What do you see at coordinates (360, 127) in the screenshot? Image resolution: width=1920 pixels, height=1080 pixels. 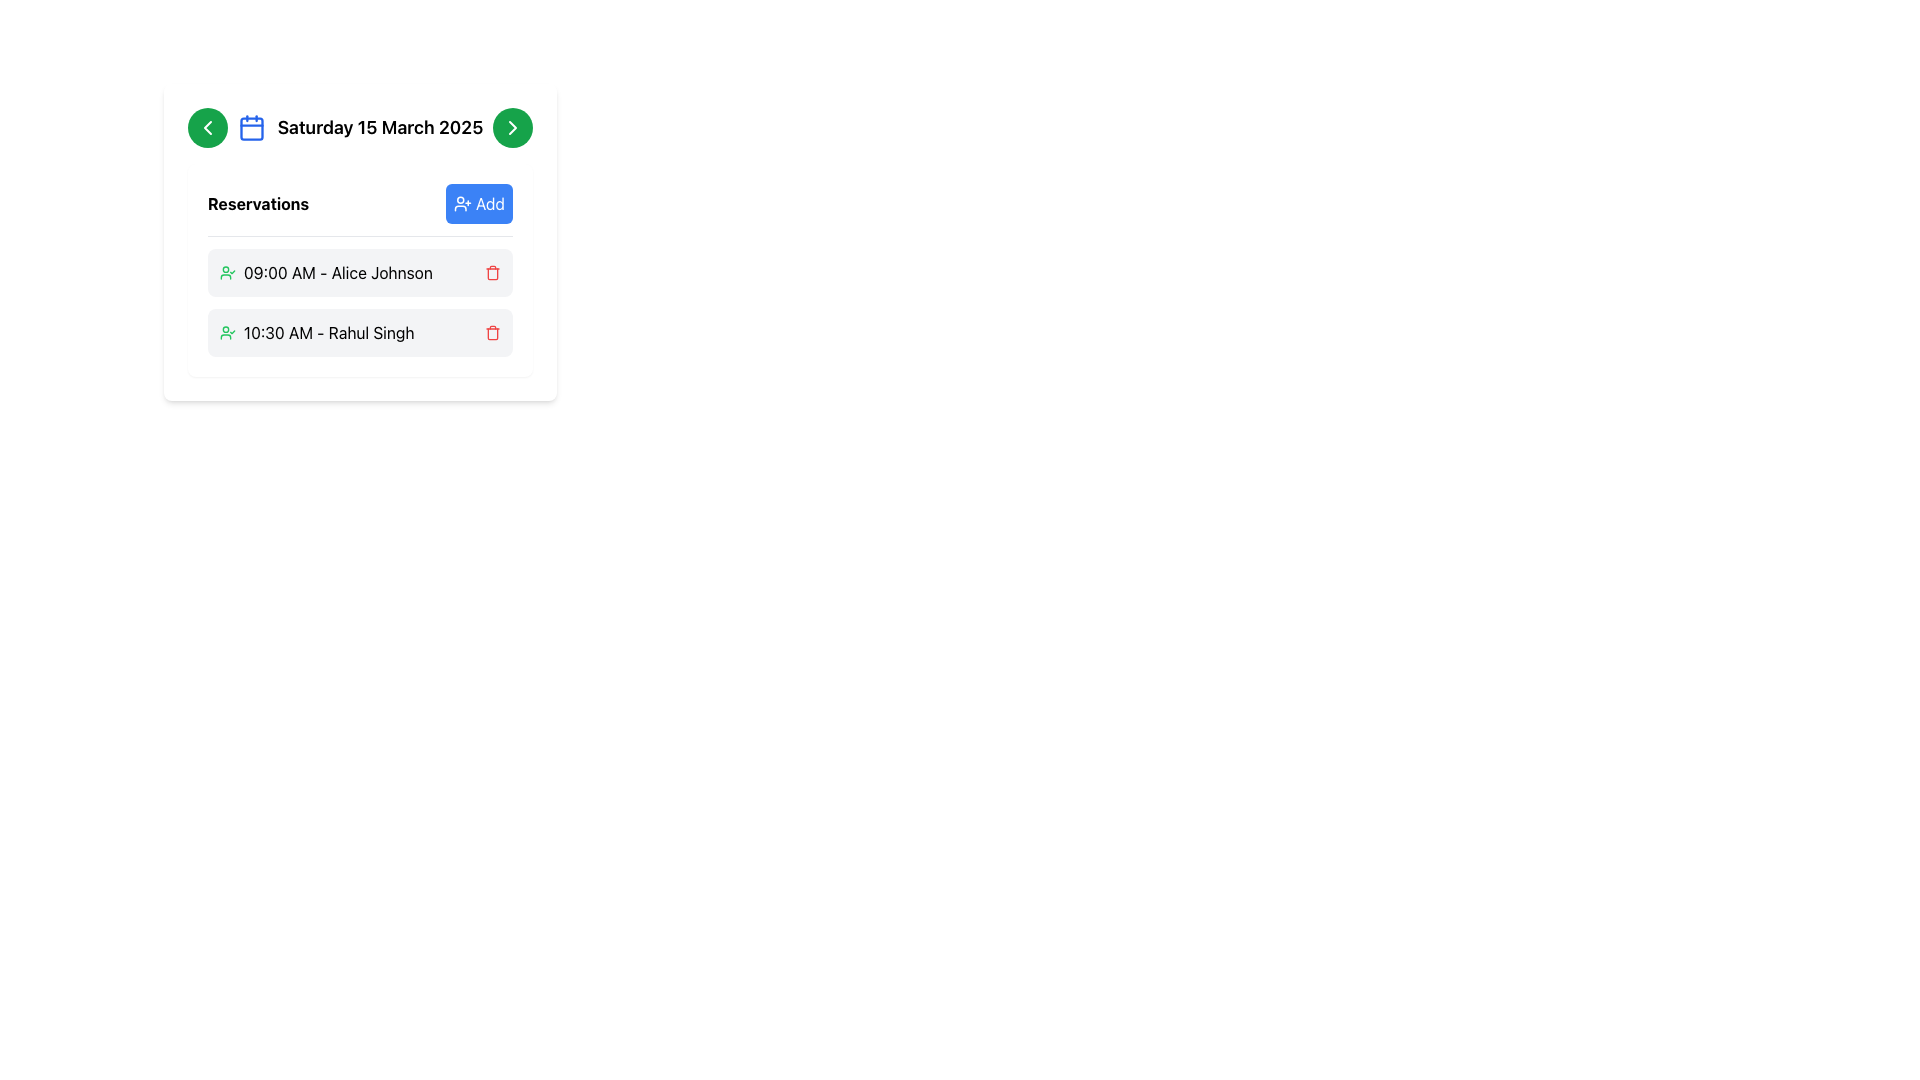 I see `the informational display label that shows the currently selected date, which is centrally aligned between a green circular back button and a forward button` at bounding box center [360, 127].